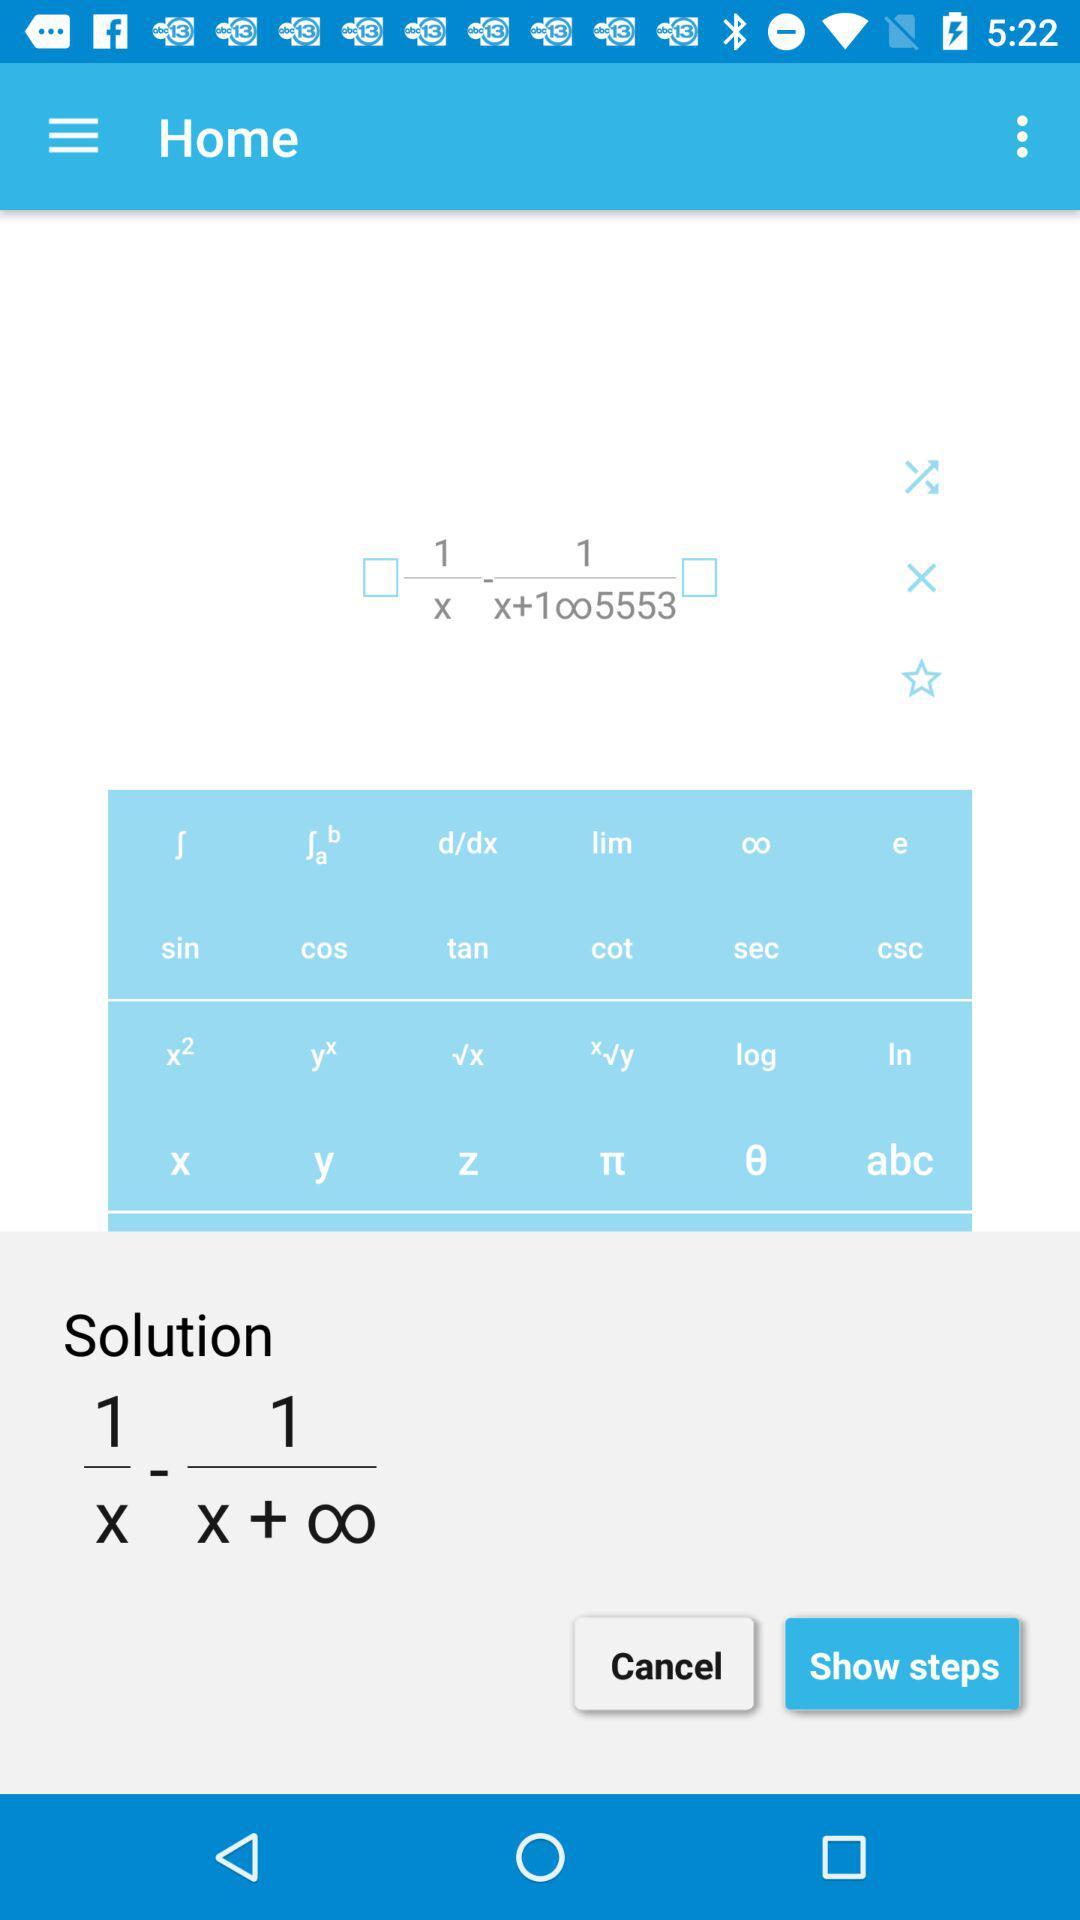  Describe the element at coordinates (921, 576) in the screenshot. I see `the close icon` at that location.